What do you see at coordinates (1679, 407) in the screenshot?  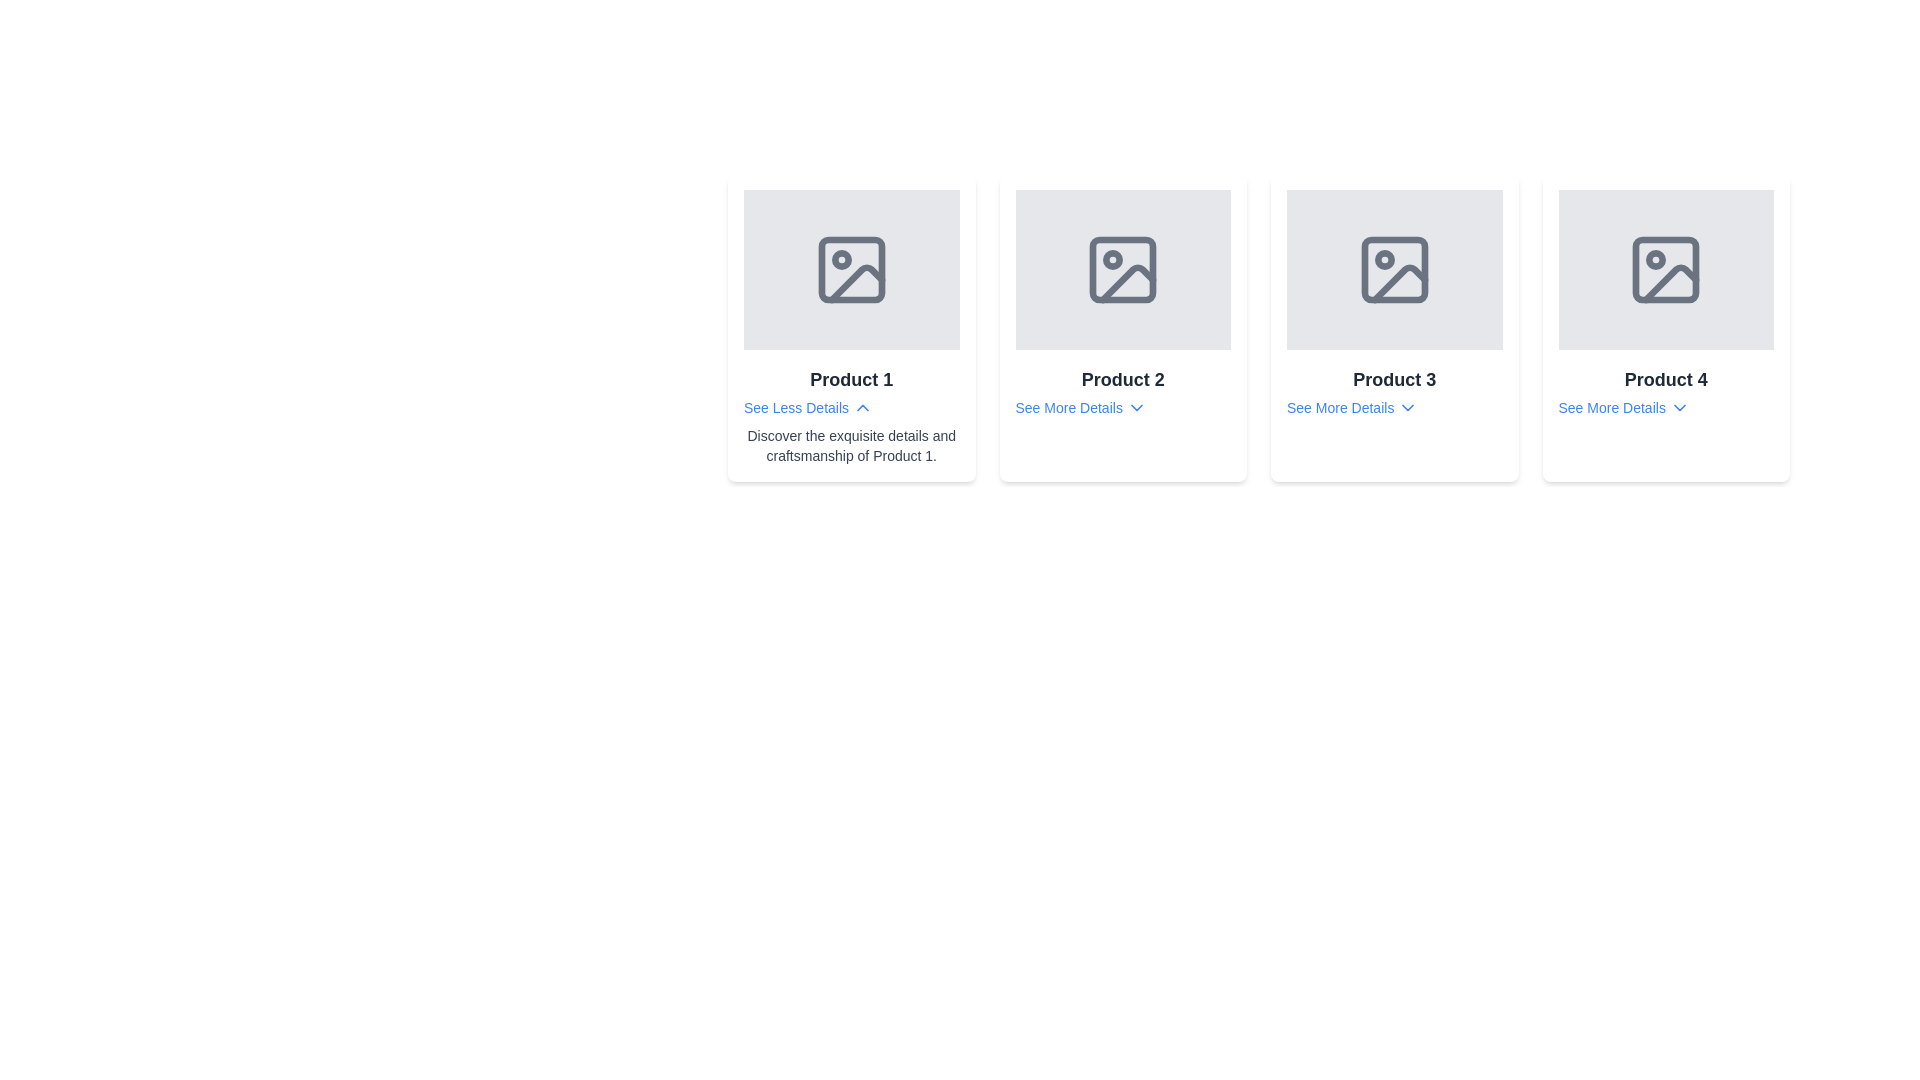 I see `the small downward-facing chevron icon located next to the 'See More Details' text in the fourth product card` at bounding box center [1679, 407].